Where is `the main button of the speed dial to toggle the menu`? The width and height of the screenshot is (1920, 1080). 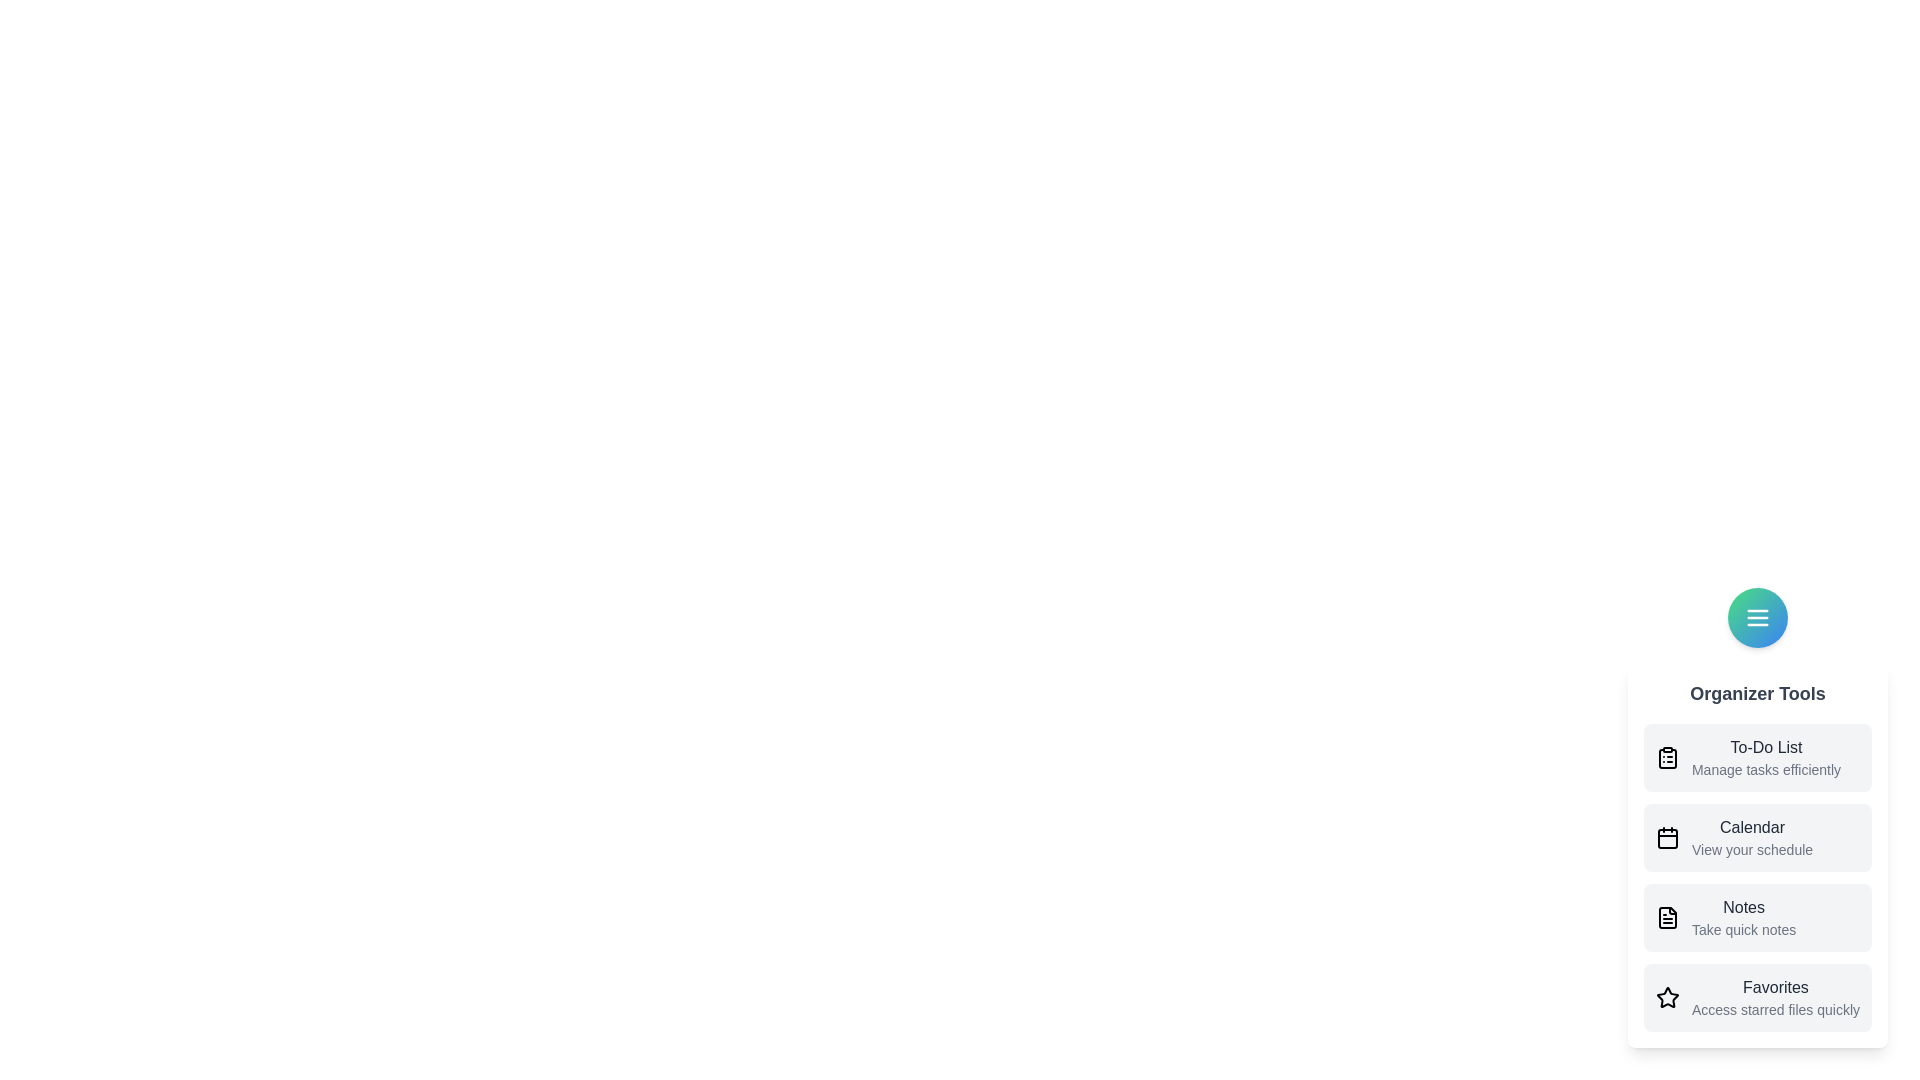
the main button of the speed dial to toggle the menu is located at coordinates (1756, 616).